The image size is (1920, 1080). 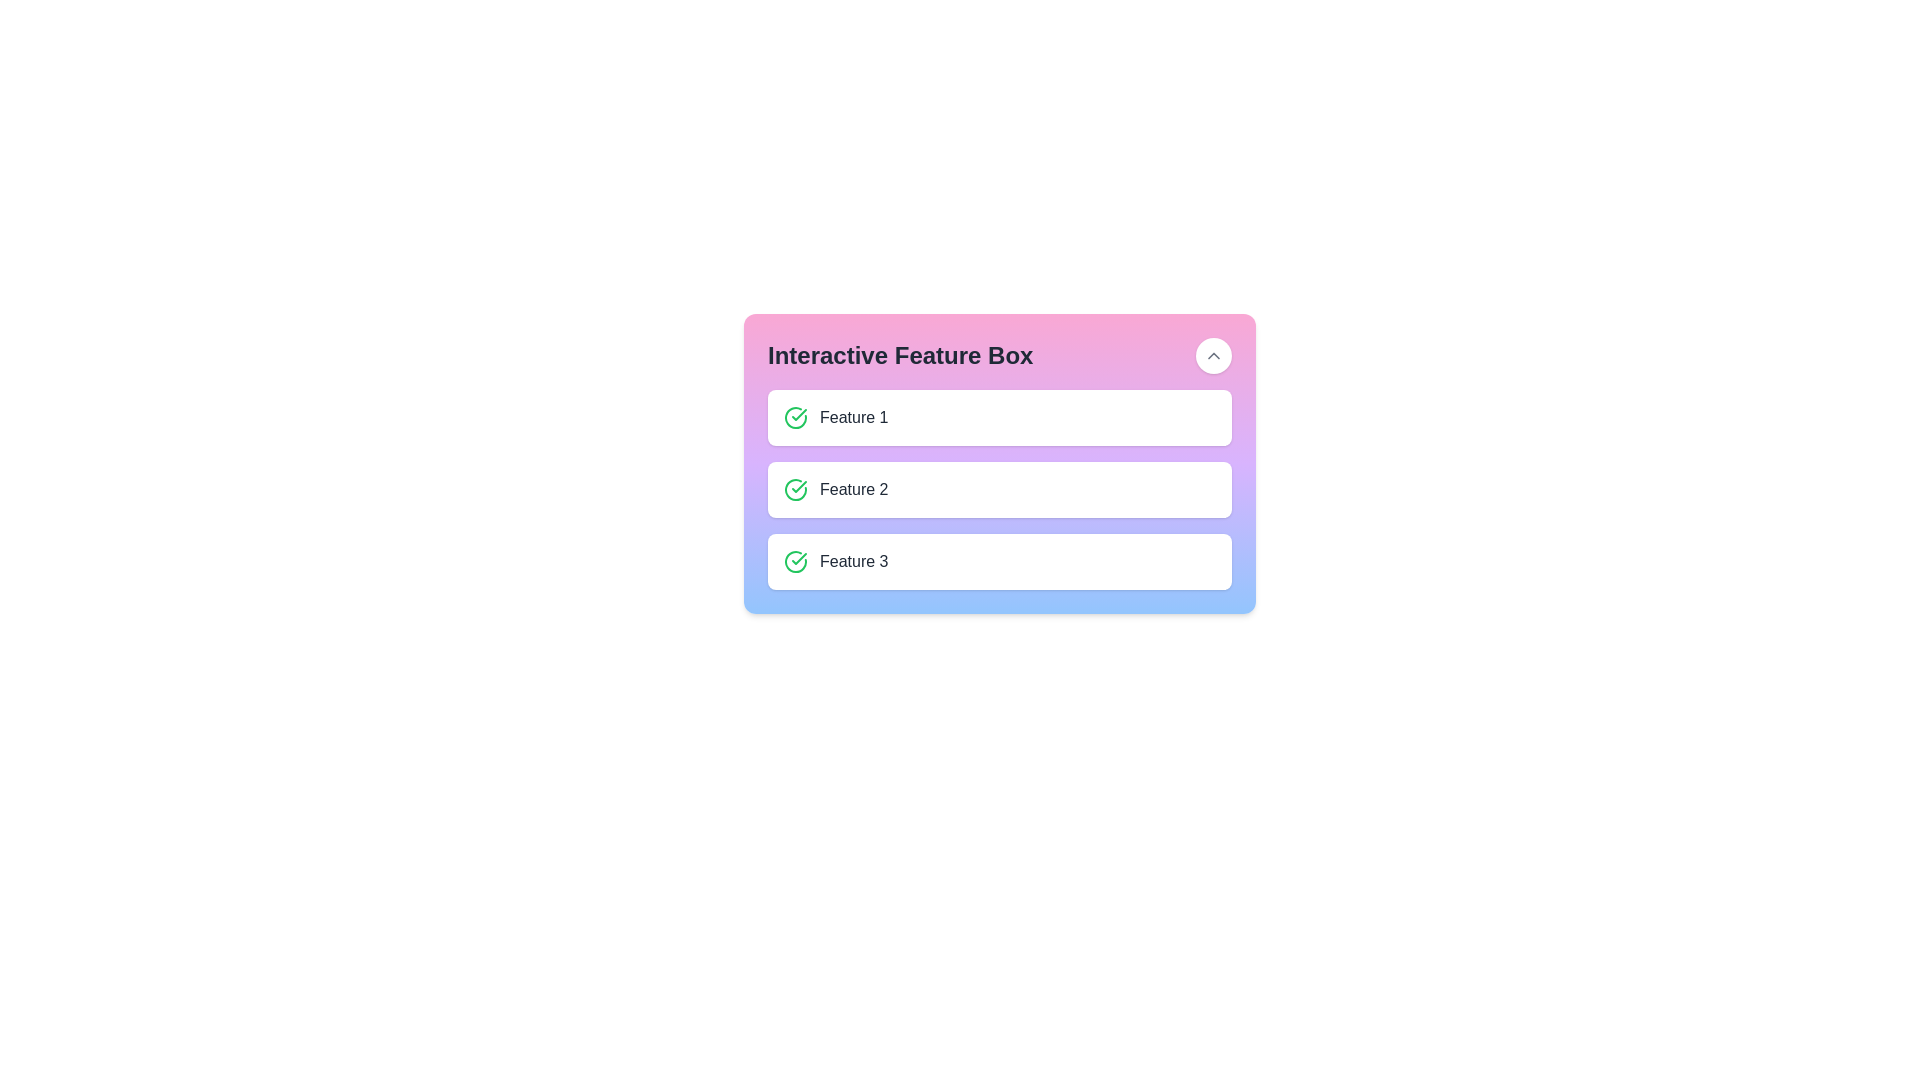 What do you see at coordinates (854, 562) in the screenshot?
I see `the text label displaying 'Feature 3' in dark gray color within the third row of the 'Interactive Feature Box' list` at bounding box center [854, 562].